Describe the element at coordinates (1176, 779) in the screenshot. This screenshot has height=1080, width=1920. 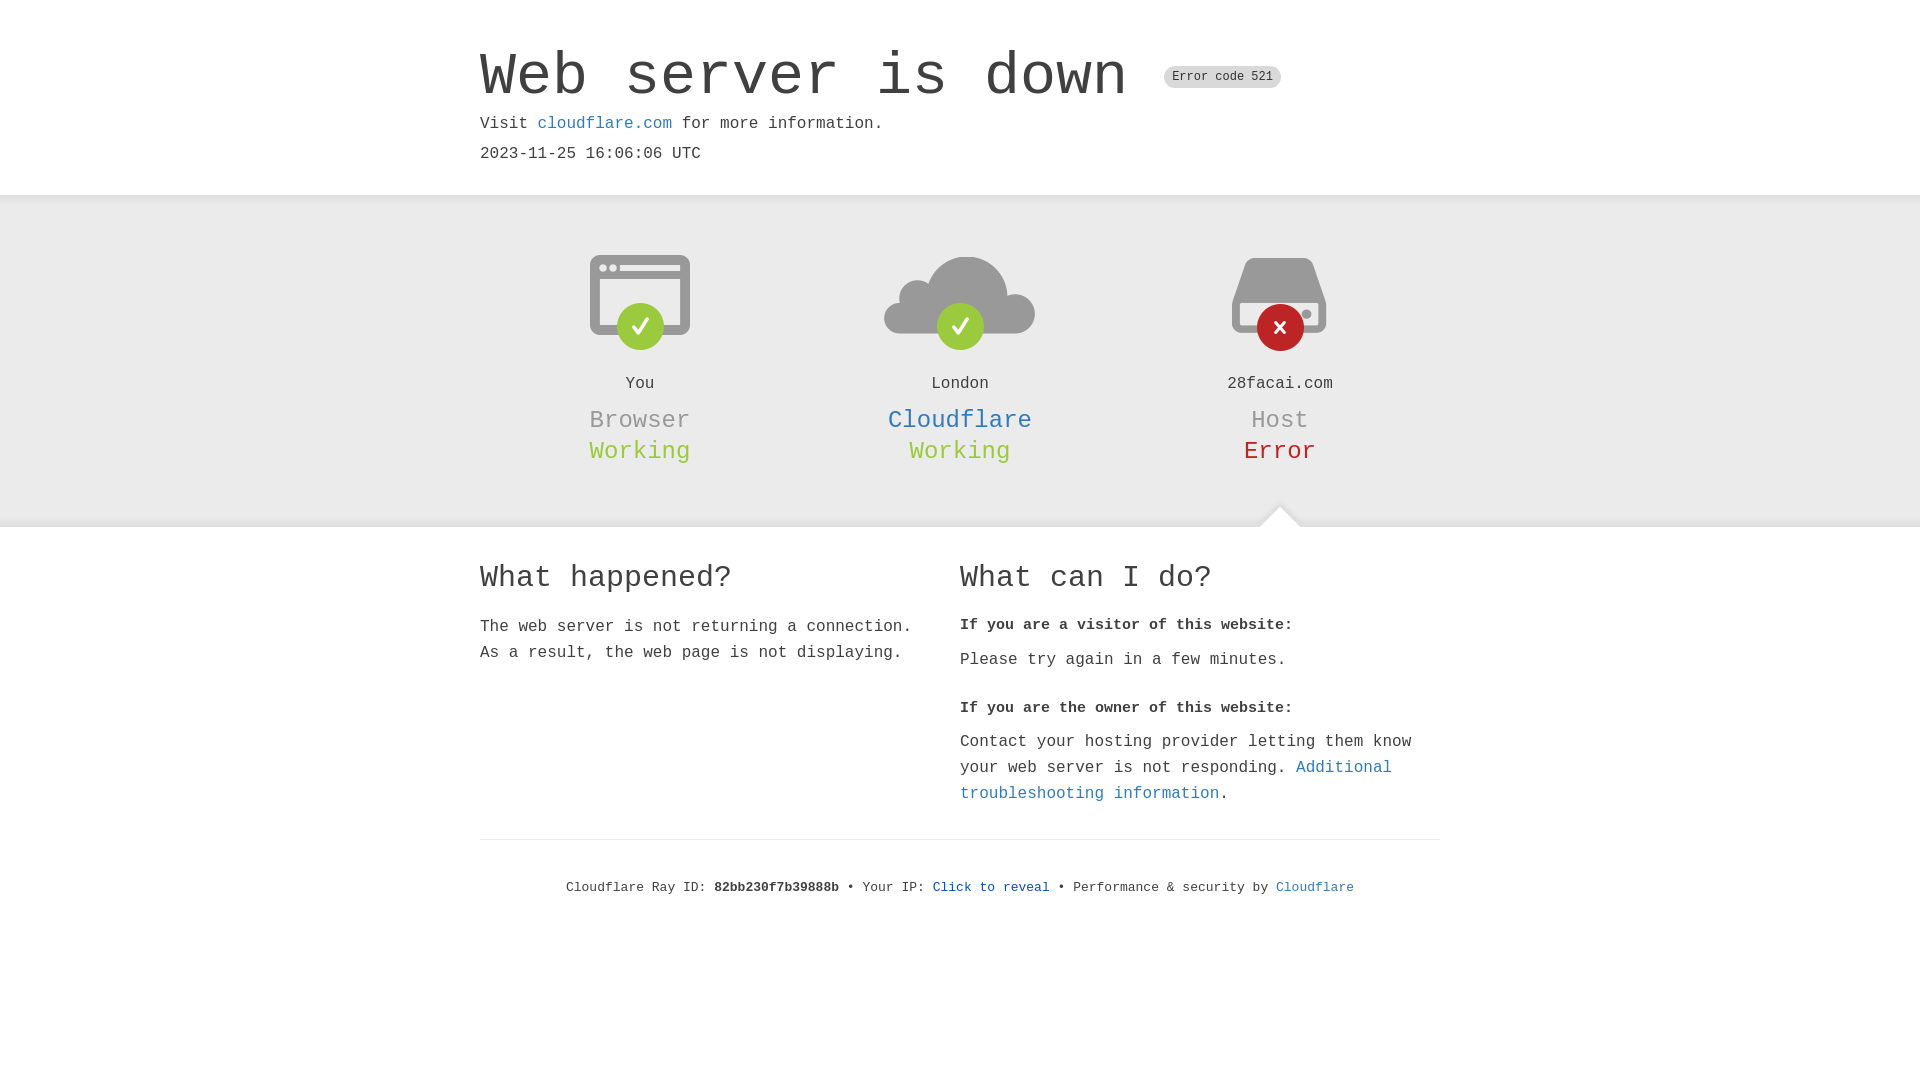
I see `'Additional troubleshooting information'` at that location.